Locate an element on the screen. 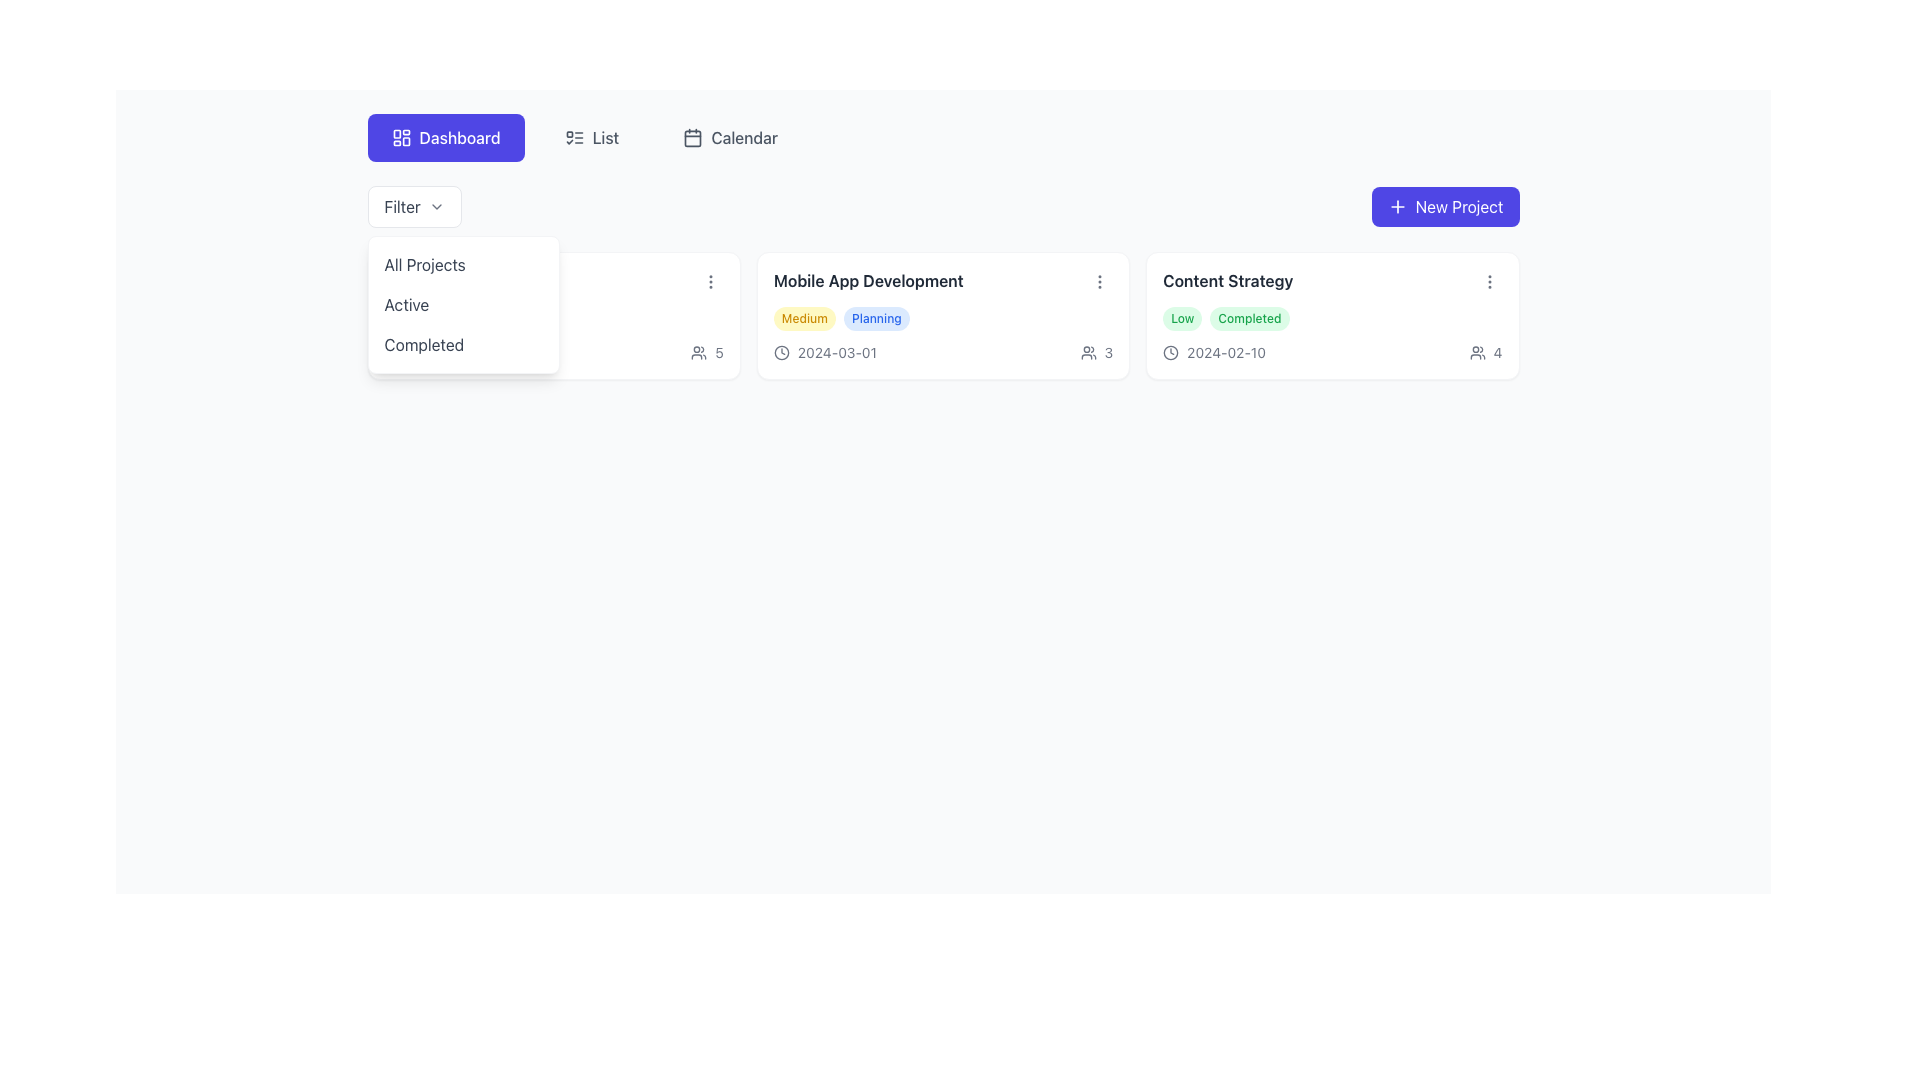 This screenshot has height=1080, width=1920. labels 'Medium' and 'Planning' which are pill-shaped elements with distinct colors, located under the title 'Mobile App Development' in the second card of the Dashboard section is located at coordinates (942, 318).